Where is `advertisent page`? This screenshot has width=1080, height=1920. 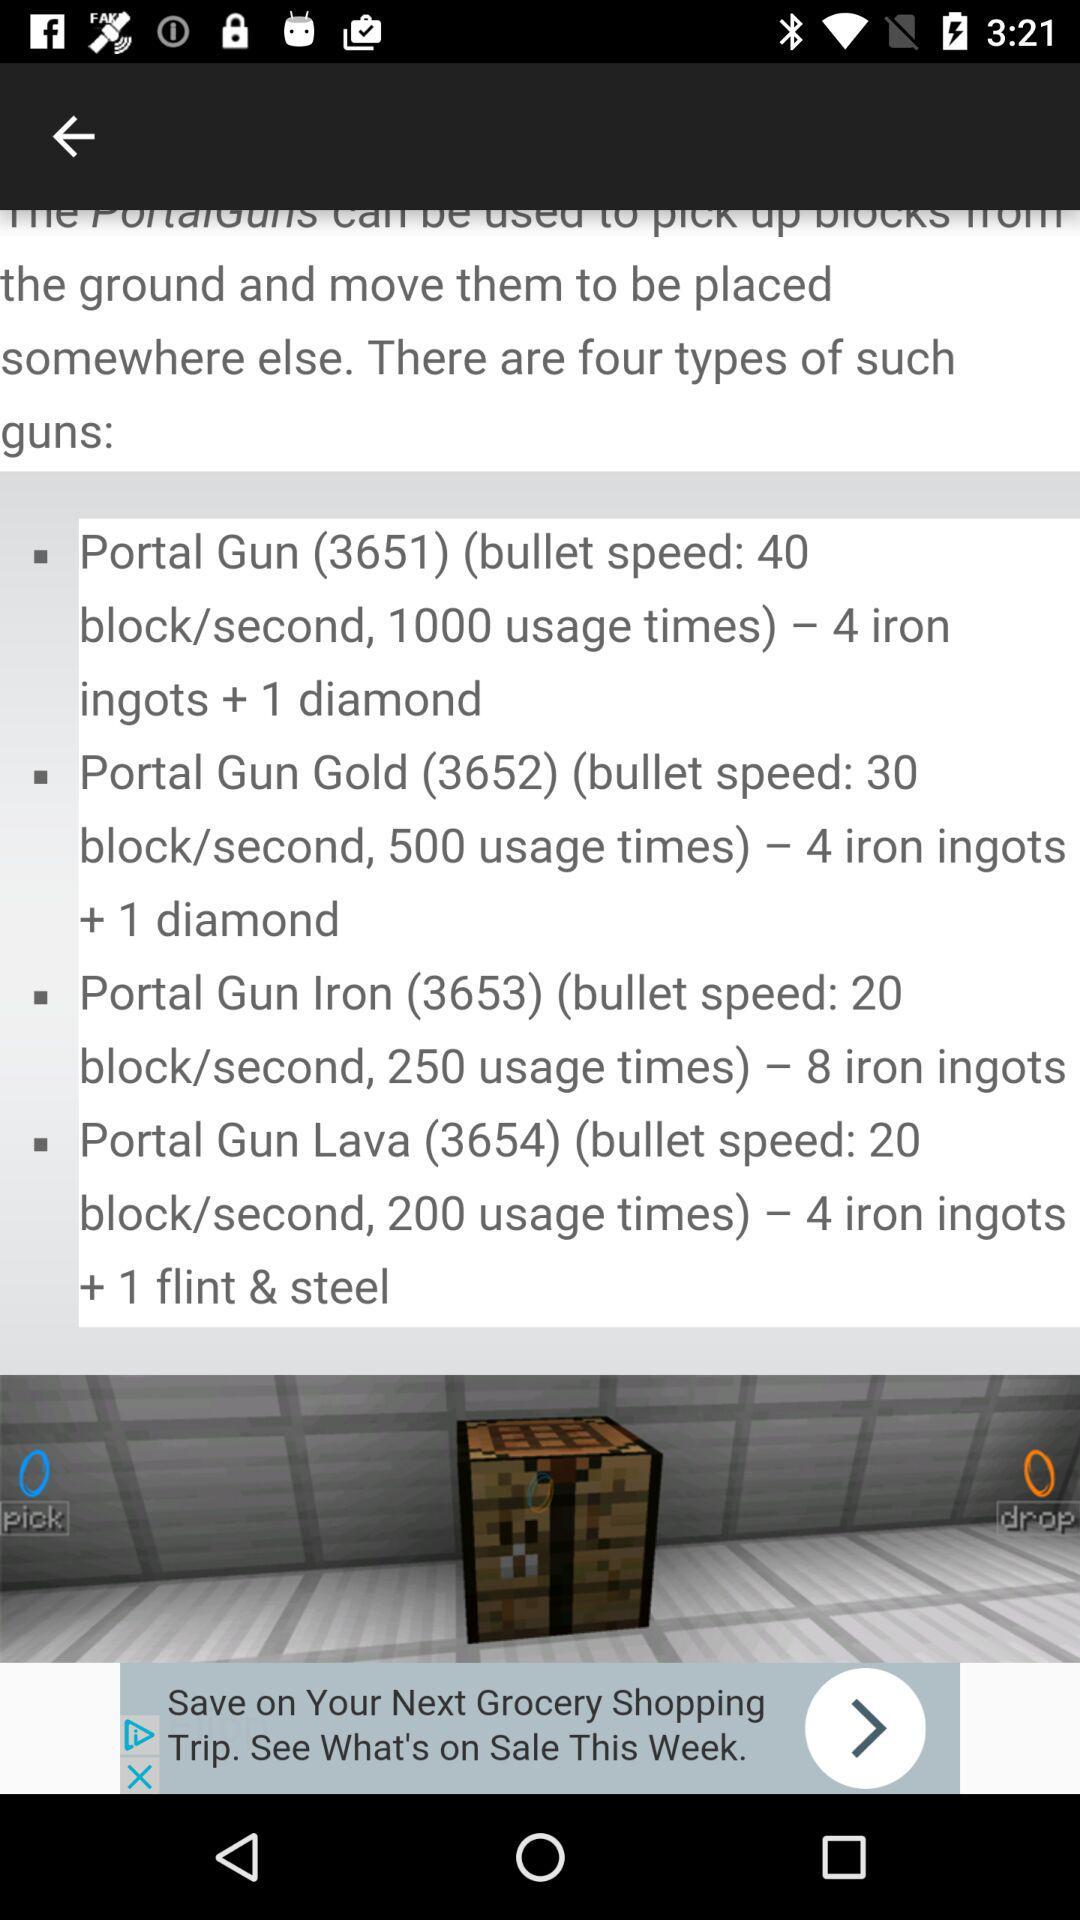
advertisent page is located at coordinates (540, 1727).